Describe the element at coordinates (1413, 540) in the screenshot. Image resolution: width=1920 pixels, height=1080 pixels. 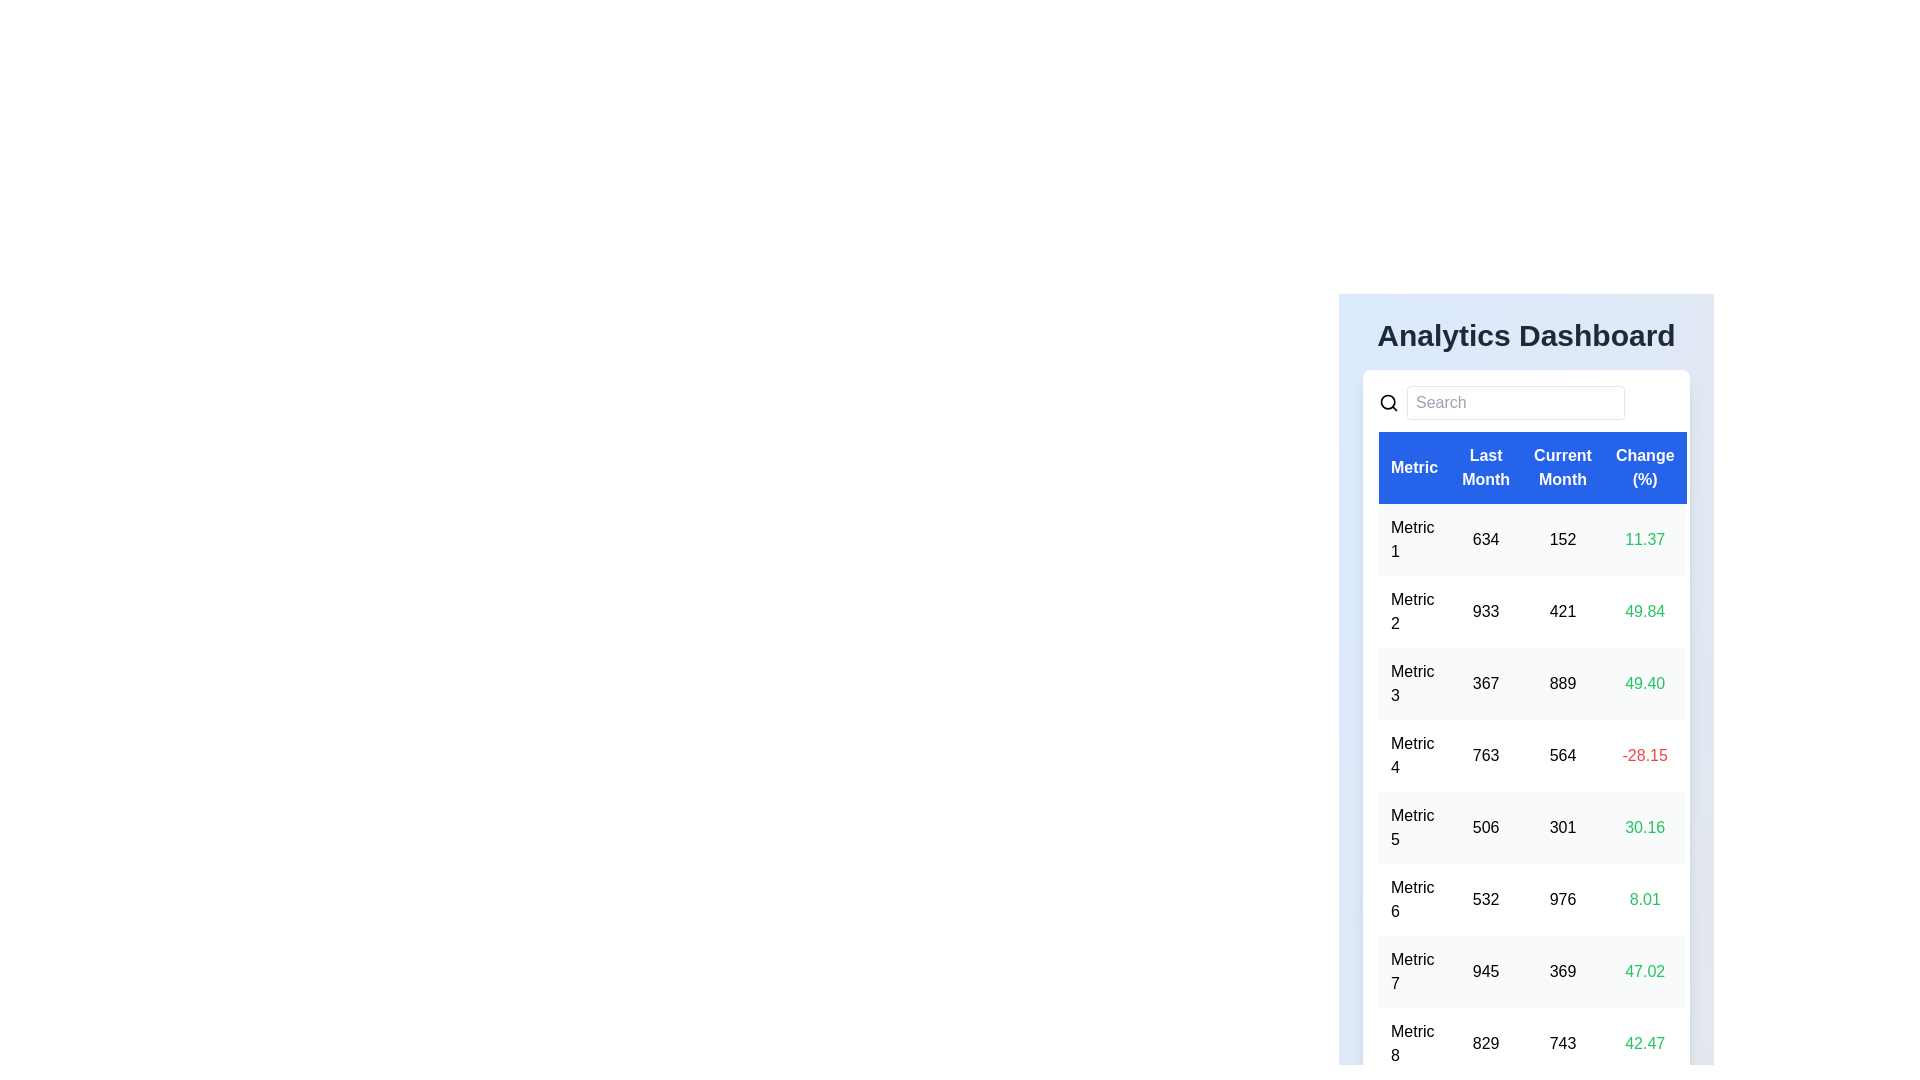
I see `the cell containing 'Metric 1' to focus its content` at that location.